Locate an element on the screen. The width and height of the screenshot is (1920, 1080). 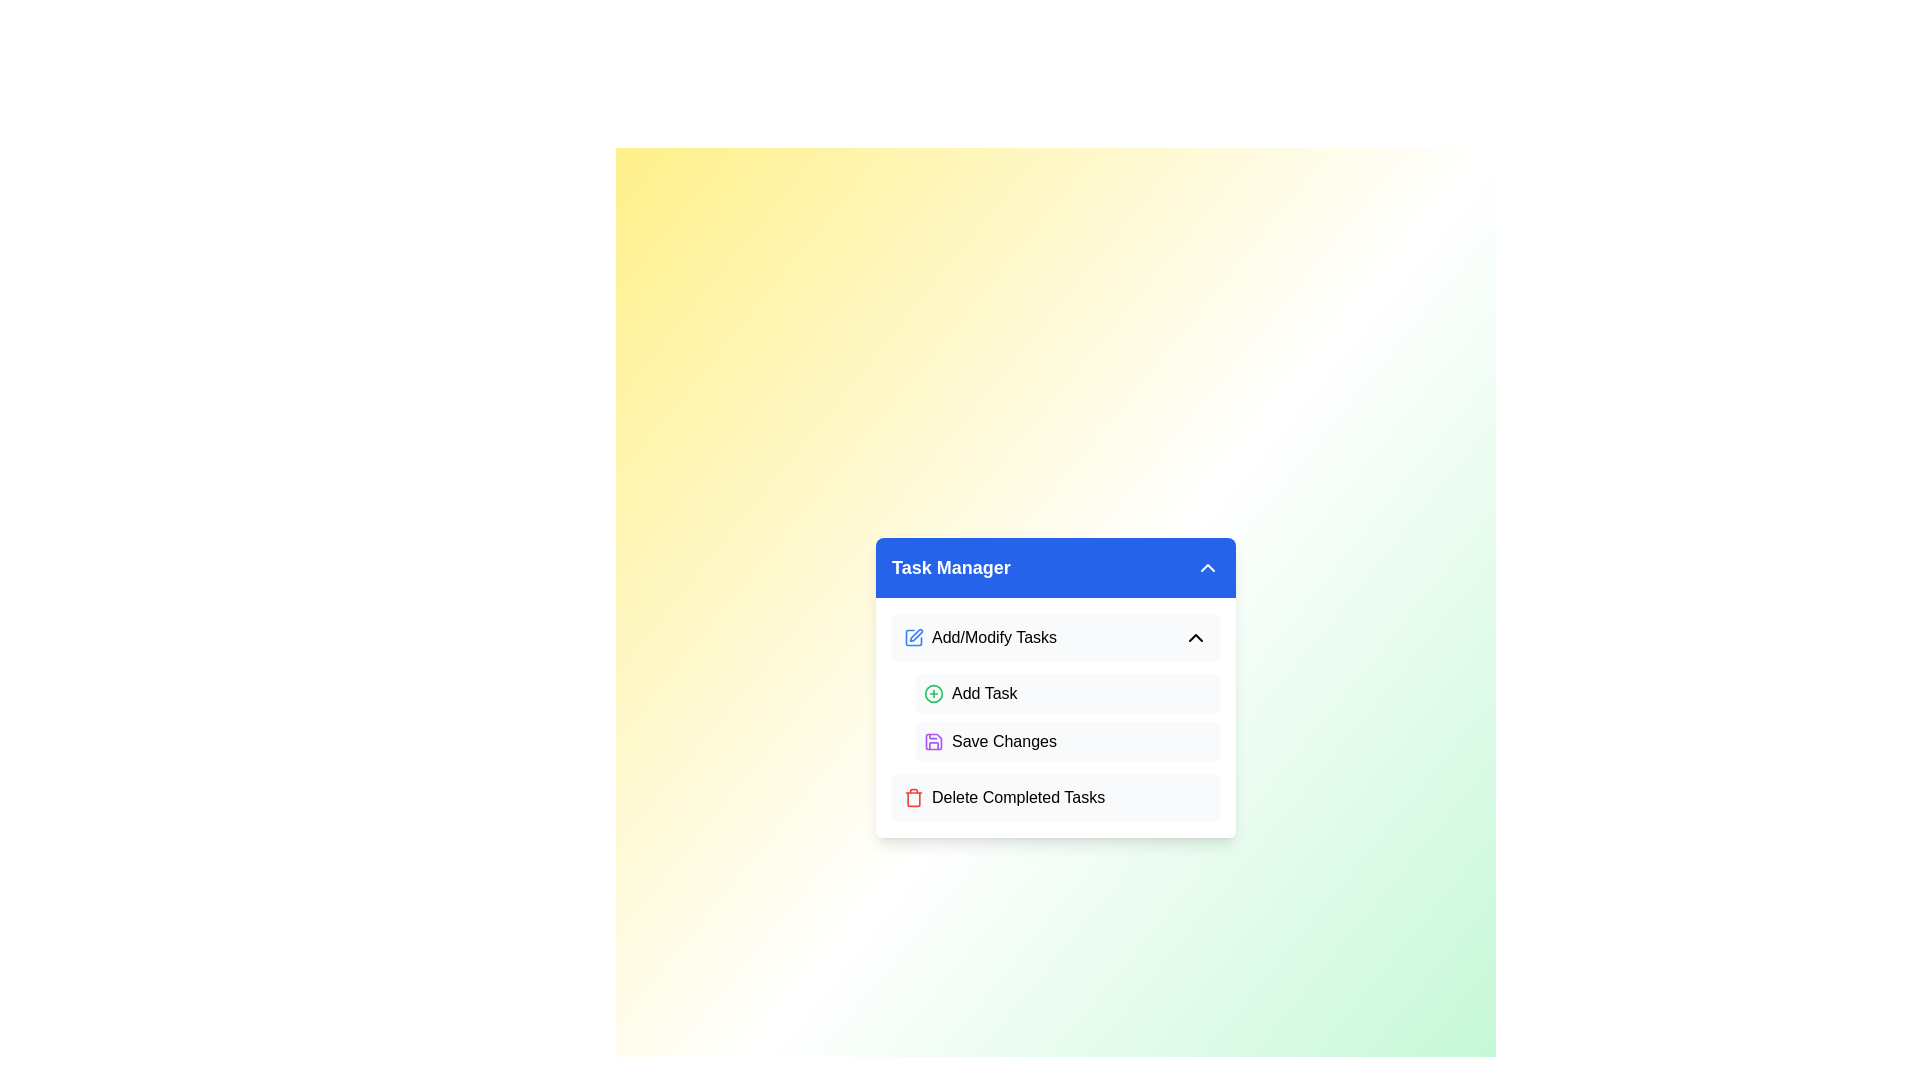
text from the 'Task Manager' label, which is styled with a bold font on a blue background and located at the top of the UI component is located at coordinates (950, 567).